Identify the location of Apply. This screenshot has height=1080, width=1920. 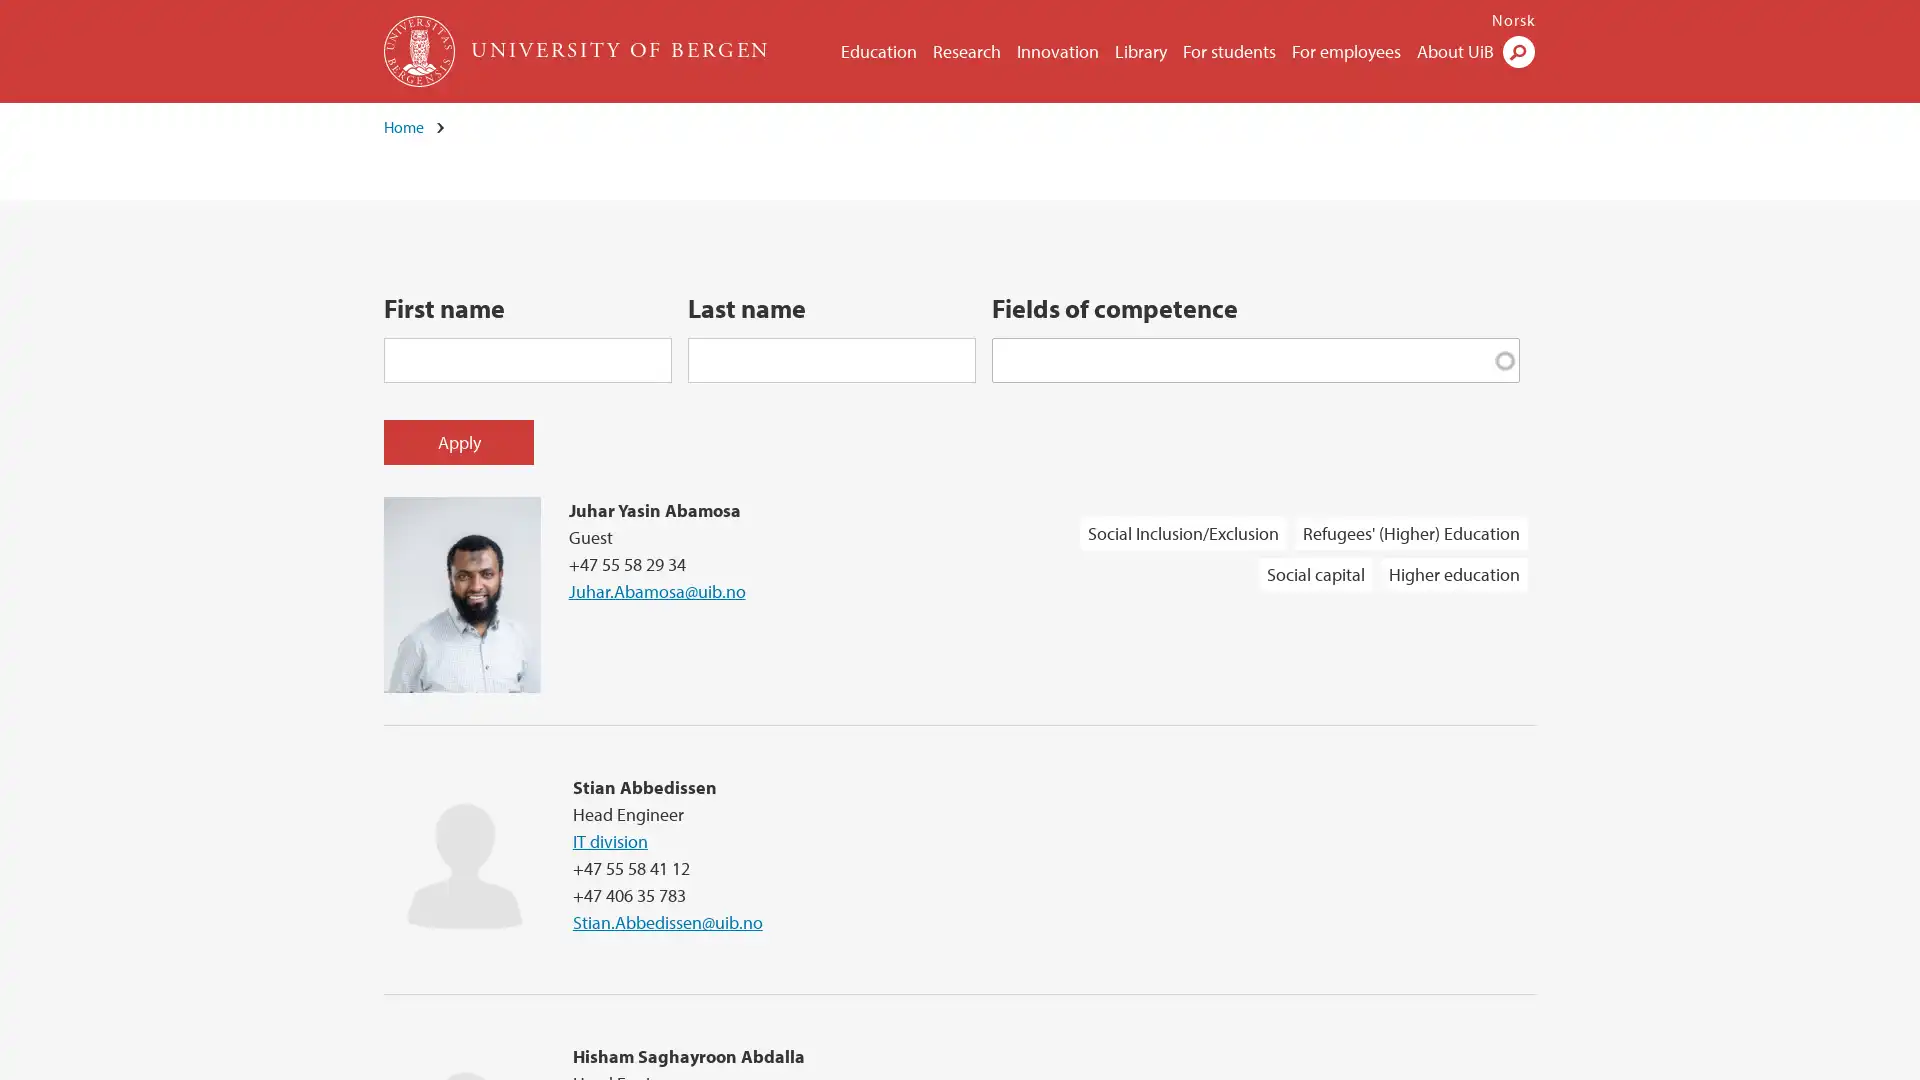
(458, 440).